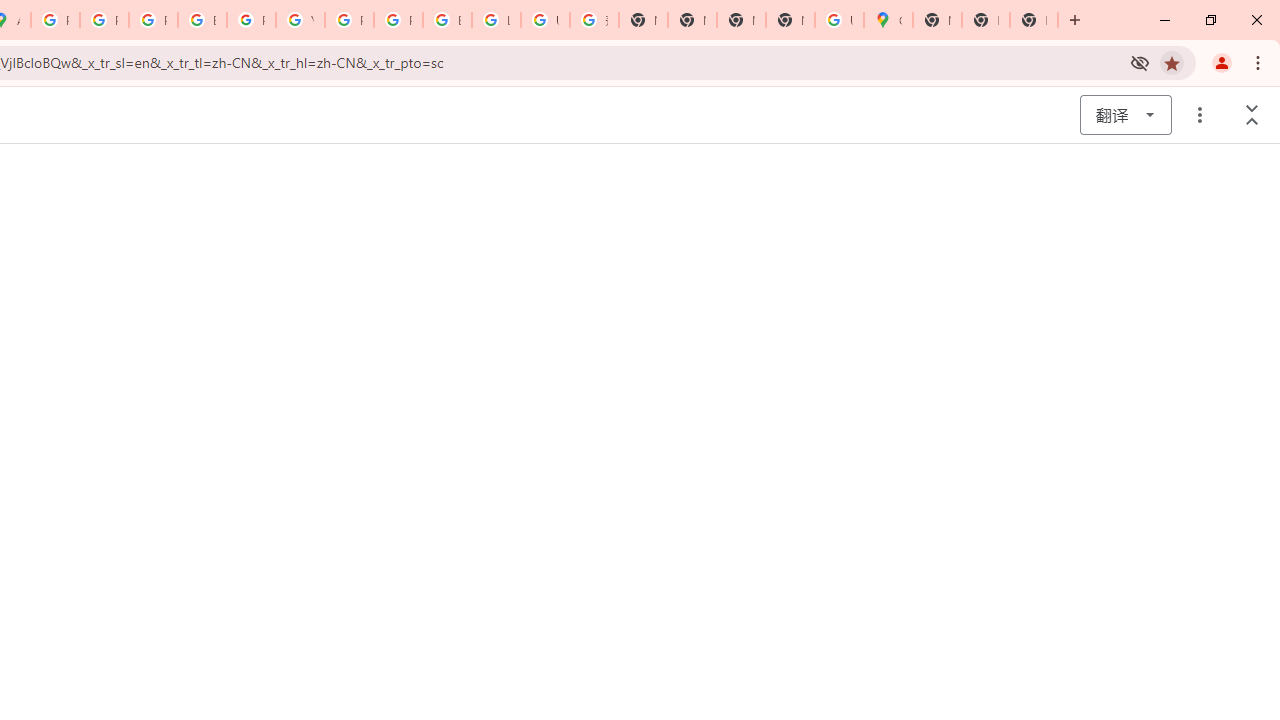  Describe the element at coordinates (839, 20) in the screenshot. I see `'Use Google Maps in Space - Google Maps Help'` at that location.